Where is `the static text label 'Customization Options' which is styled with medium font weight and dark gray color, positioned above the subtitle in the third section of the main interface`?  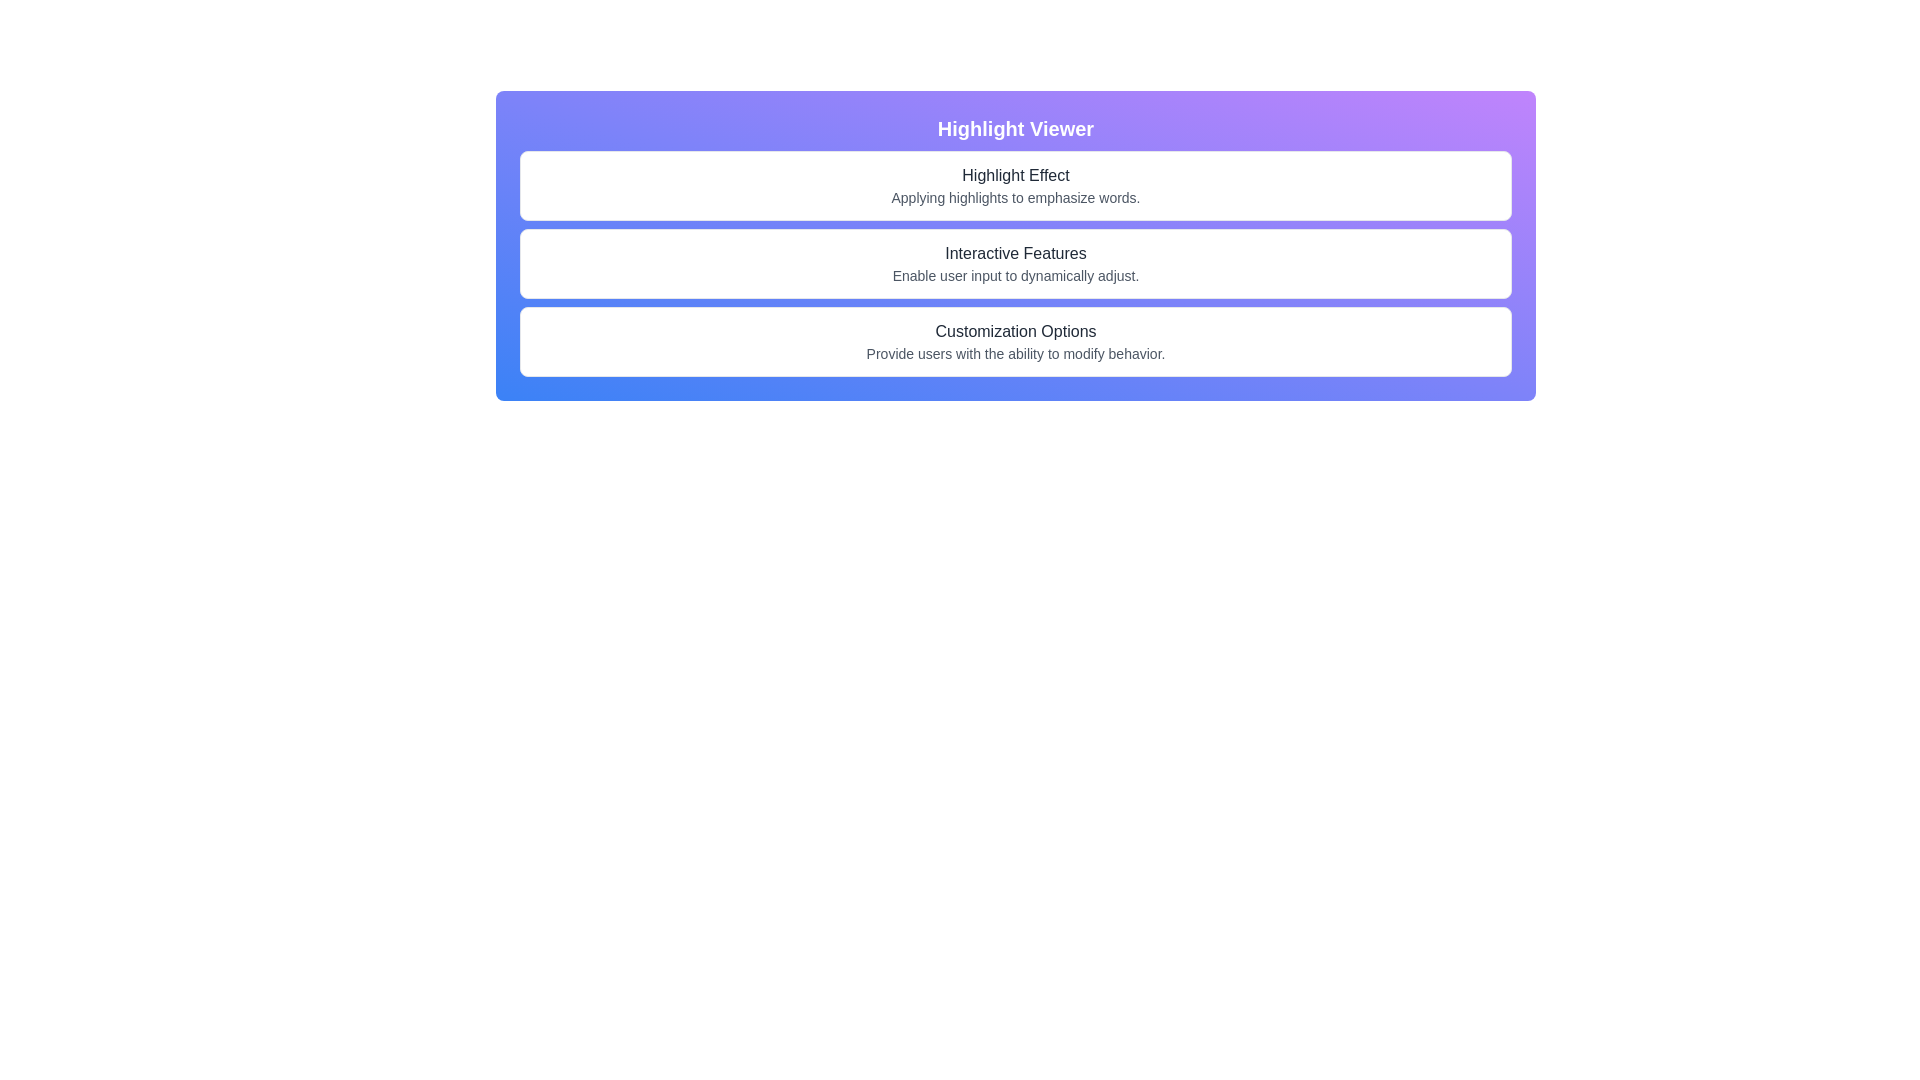 the static text label 'Customization Options' which is styled with medium font weight and dark gray color, positioned above the subtitle in the third section of the main interface is located at coordinates (1016, 330).